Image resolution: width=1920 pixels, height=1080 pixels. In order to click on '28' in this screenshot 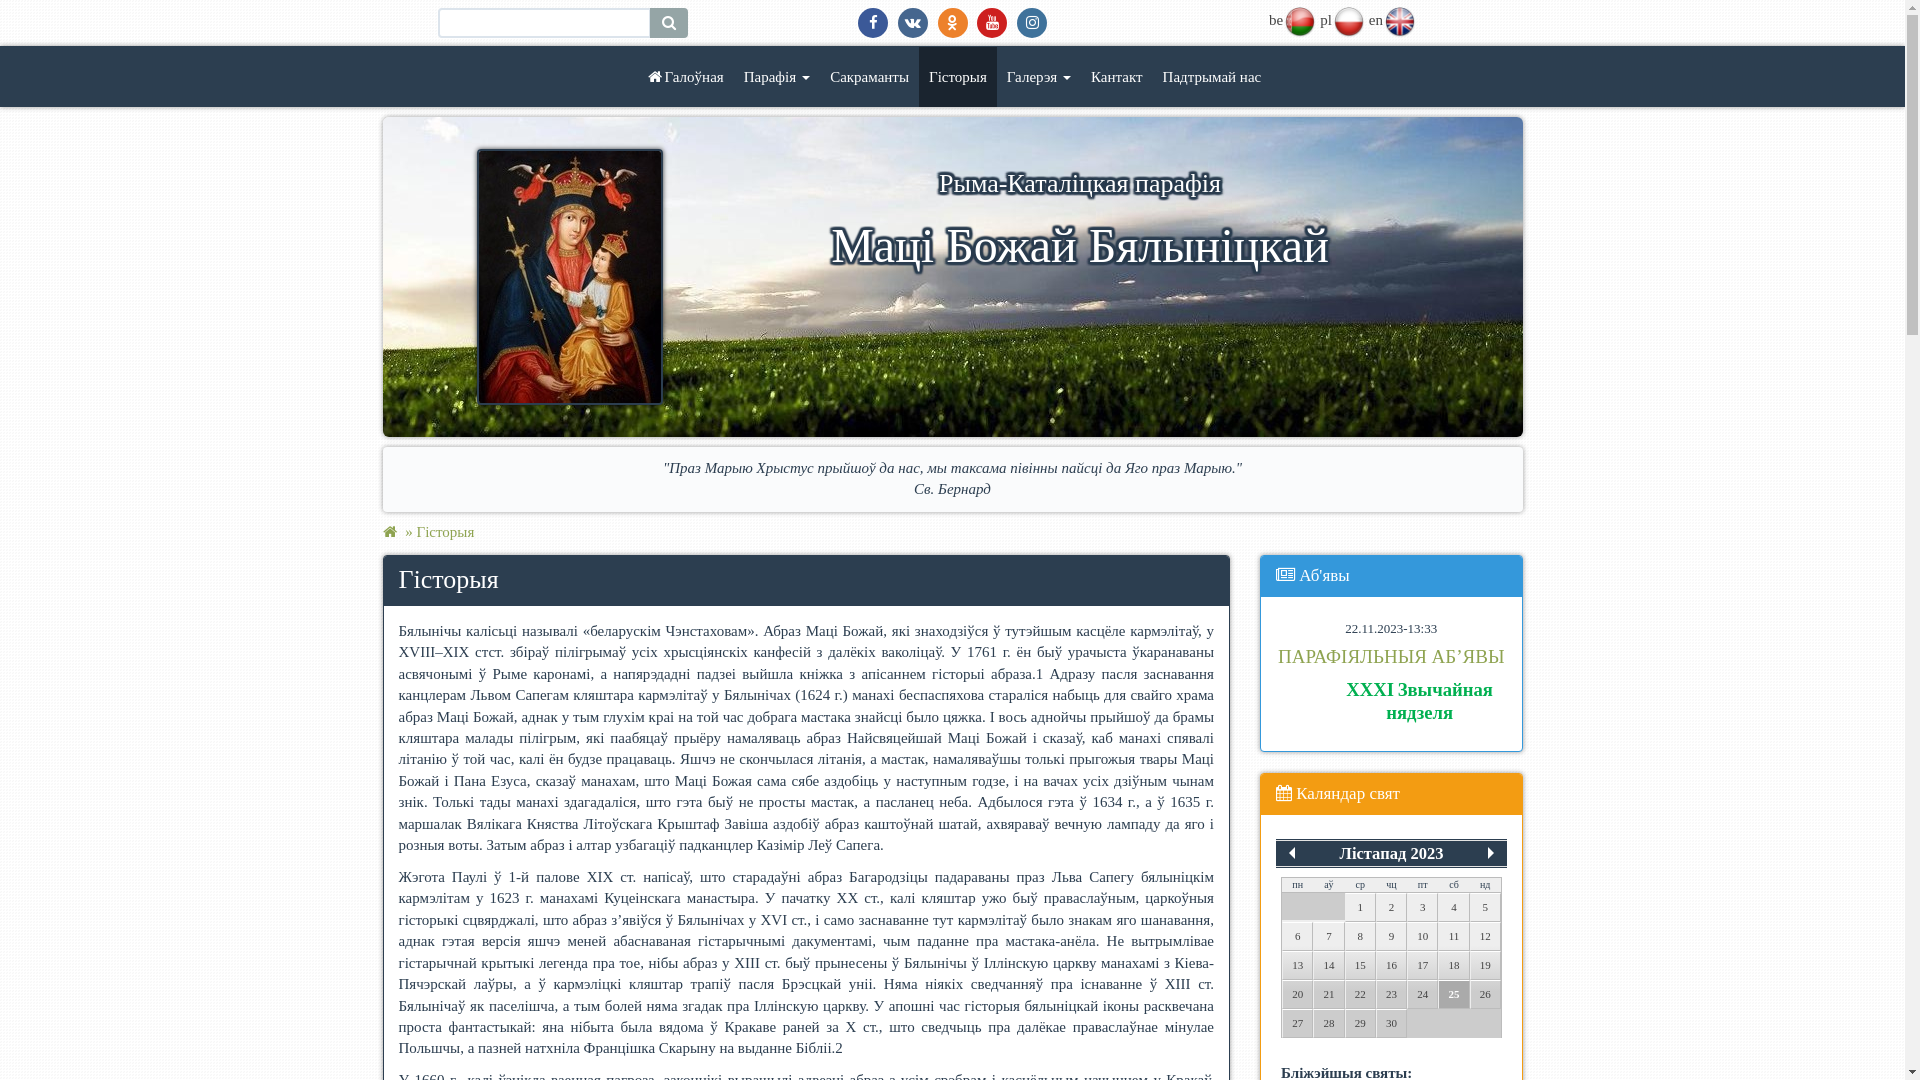, I will do `click(1328, 1023)`.